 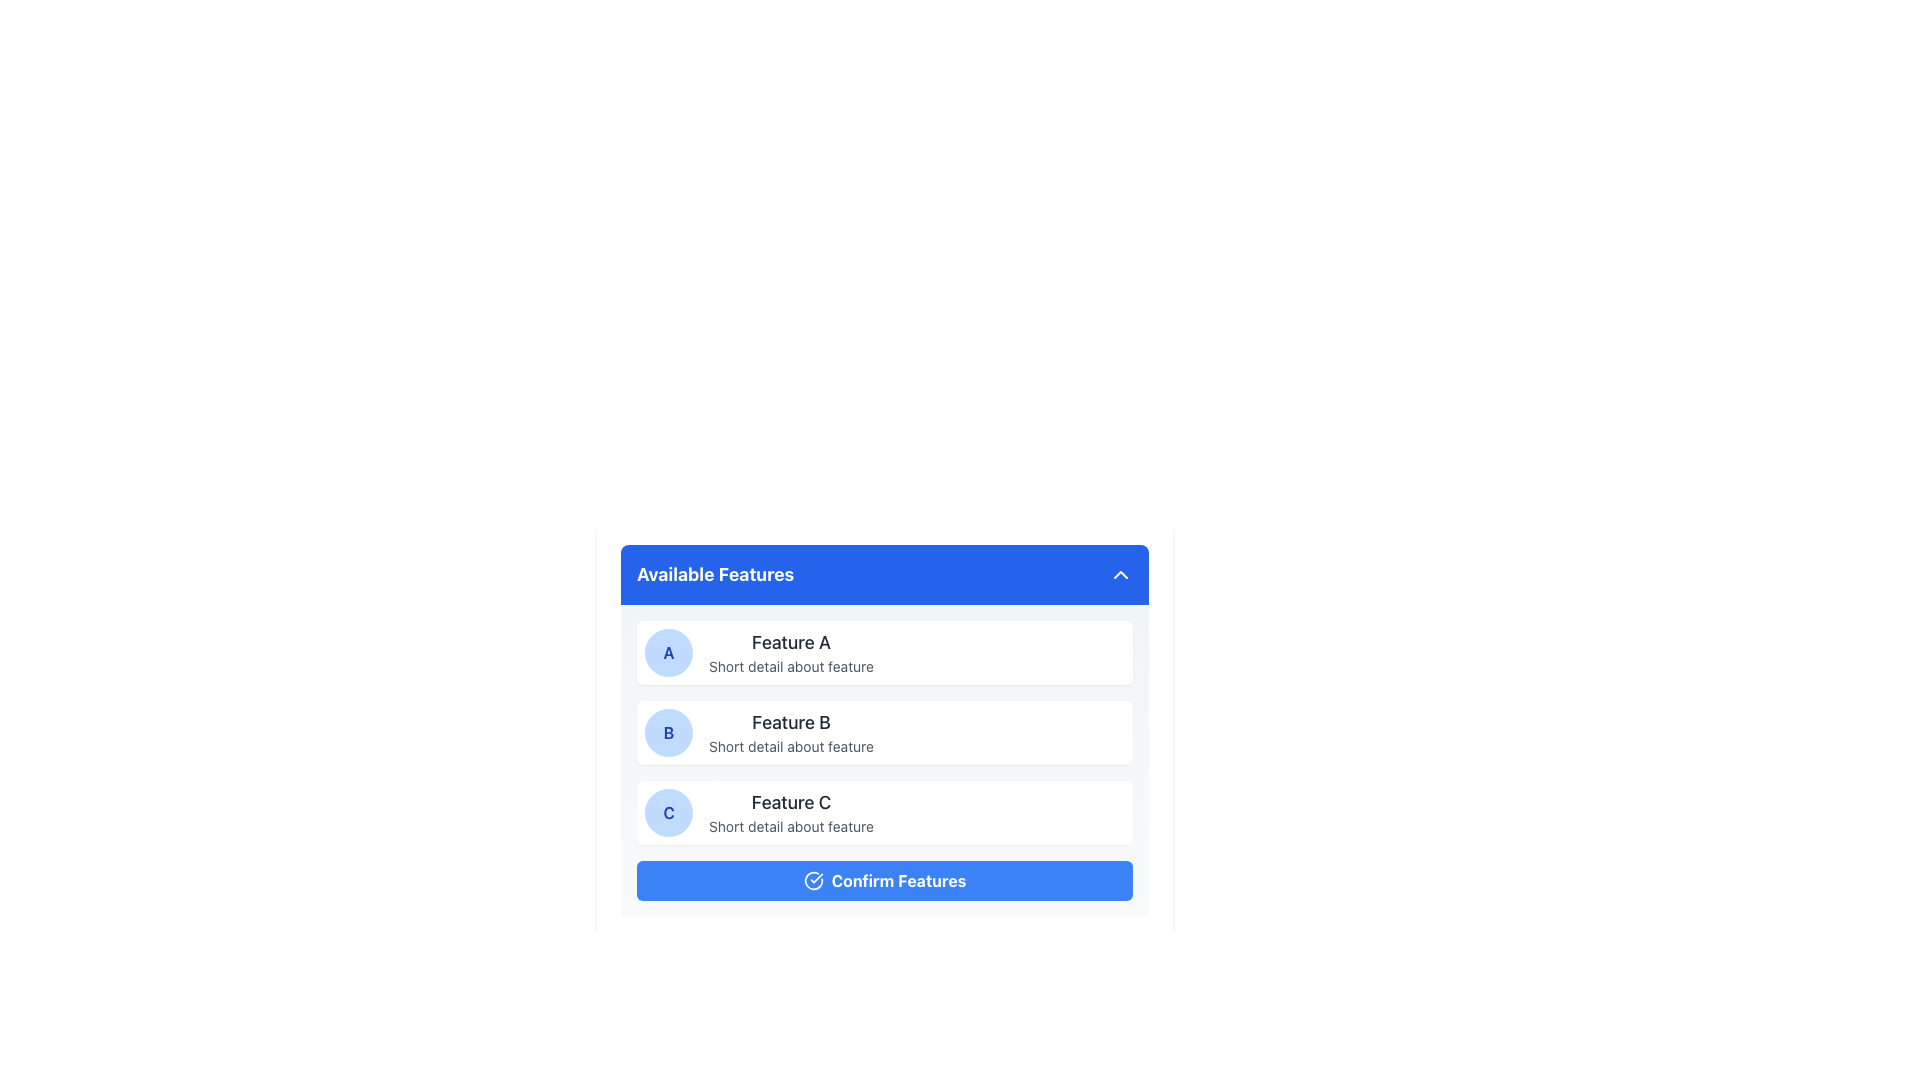 What do you see at coordinates (668, 732) in the screenshot?
I see `the circular badge with a blue background and a bold 'B' in dark blue, which is the leftmost element beside 'Feature B' in the 'Available Features' panel` at bounding box center [668, 732].